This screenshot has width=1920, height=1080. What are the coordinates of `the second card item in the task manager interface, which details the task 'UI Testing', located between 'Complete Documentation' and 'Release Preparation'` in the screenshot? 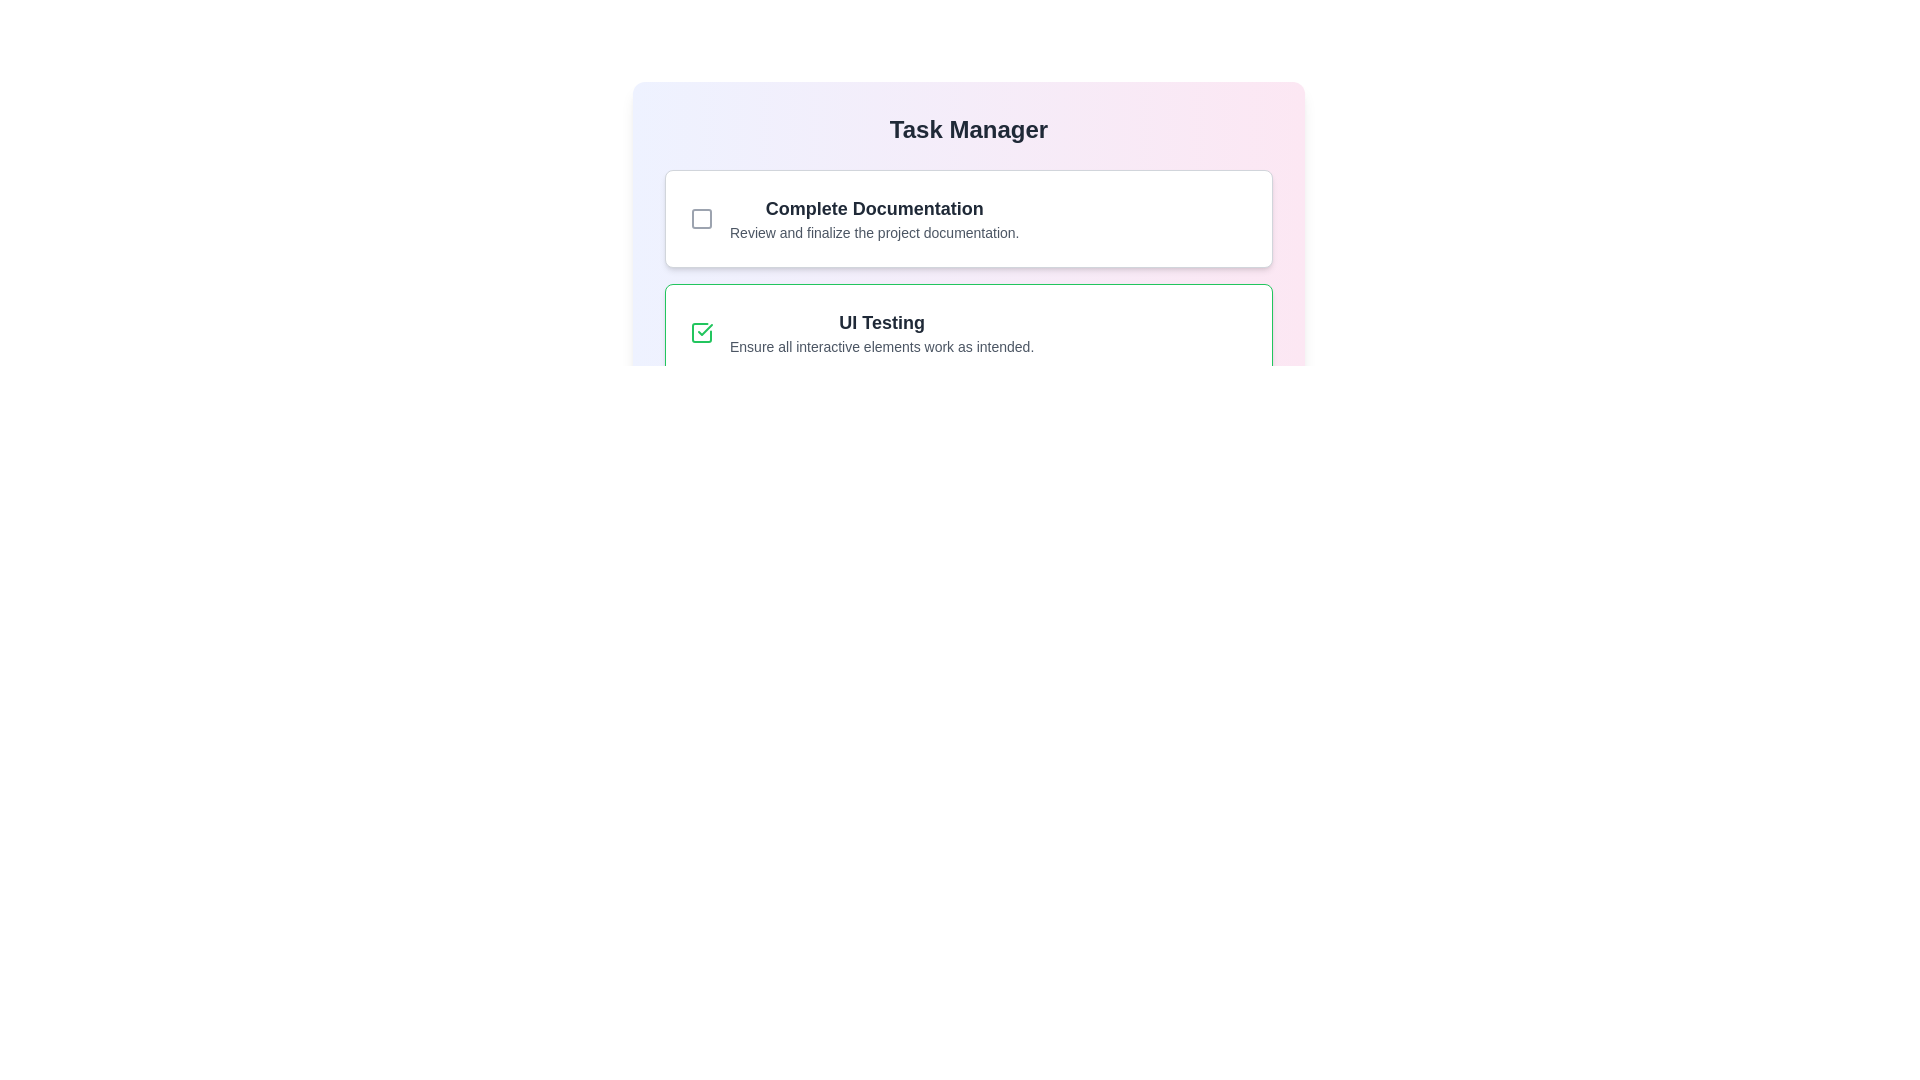 It's located at (969, 331).